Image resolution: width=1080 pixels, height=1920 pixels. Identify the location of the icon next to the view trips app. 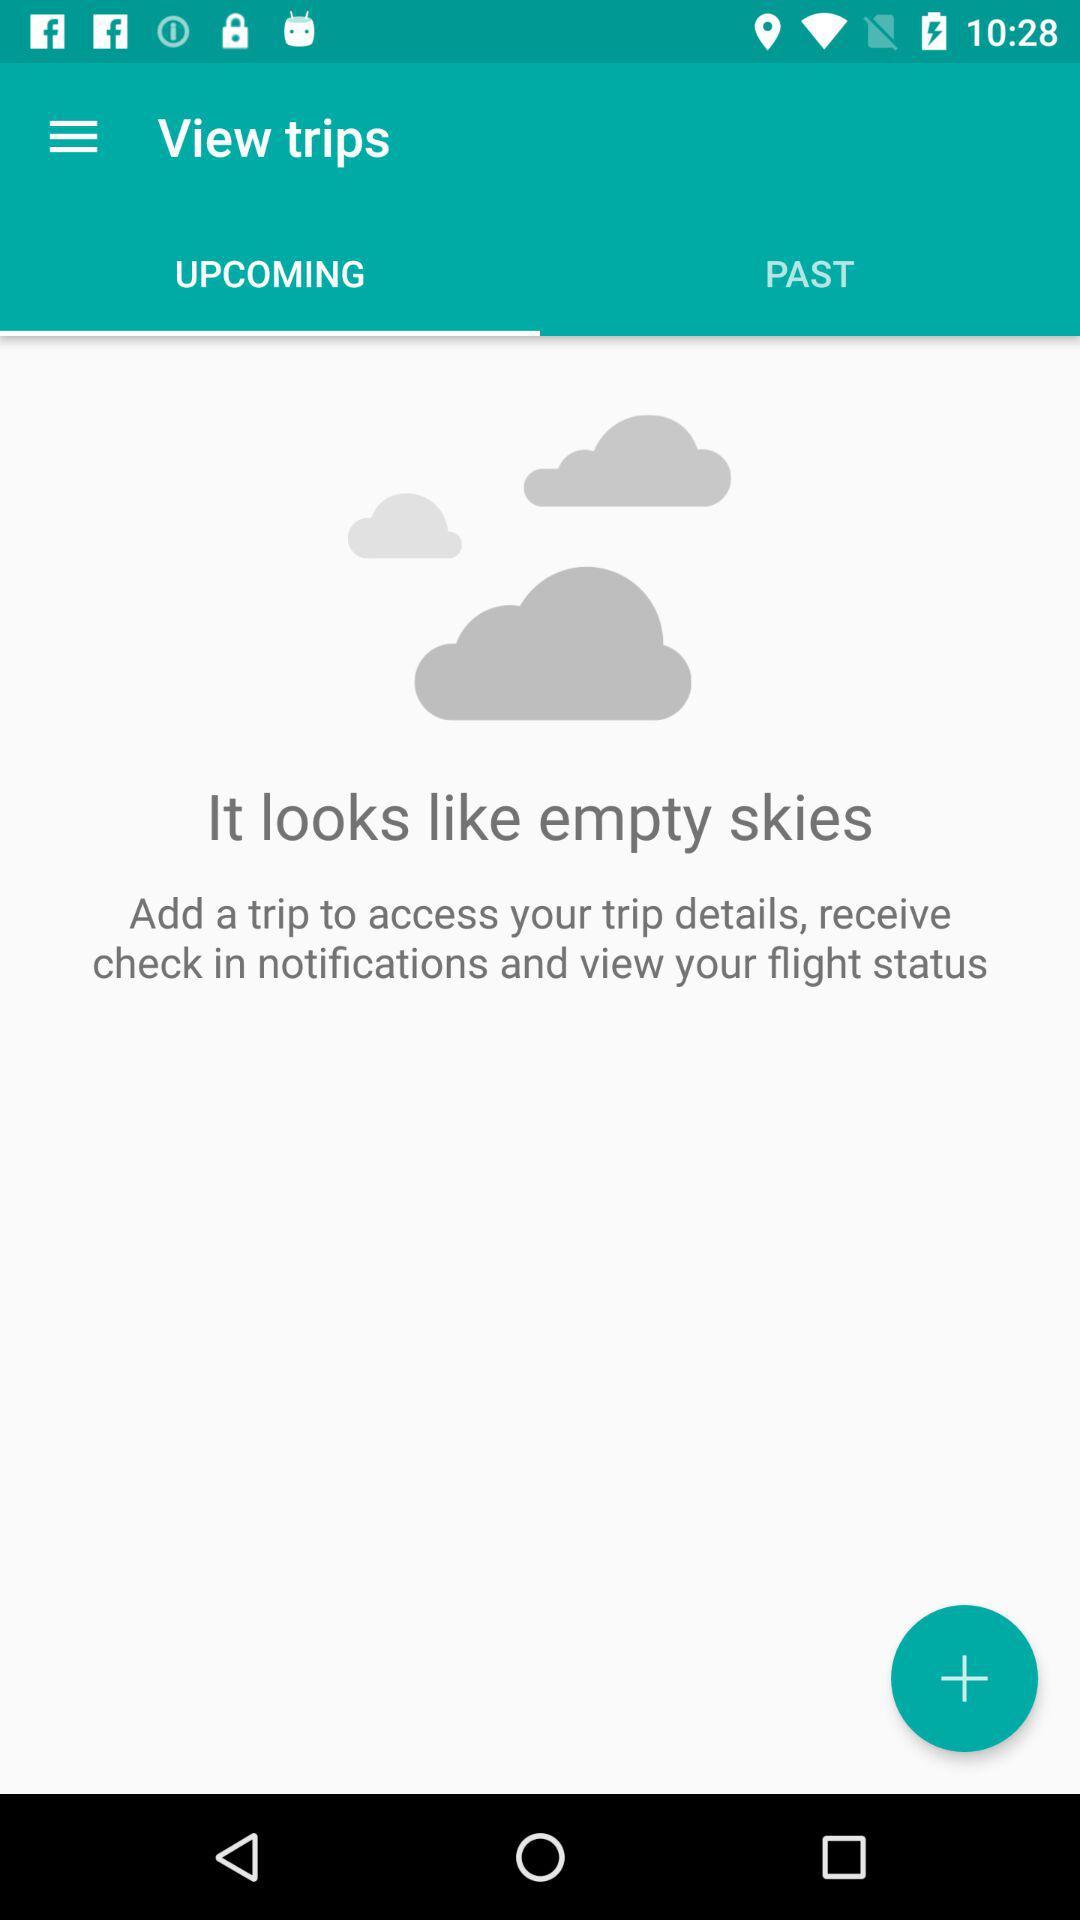
(72, 135).